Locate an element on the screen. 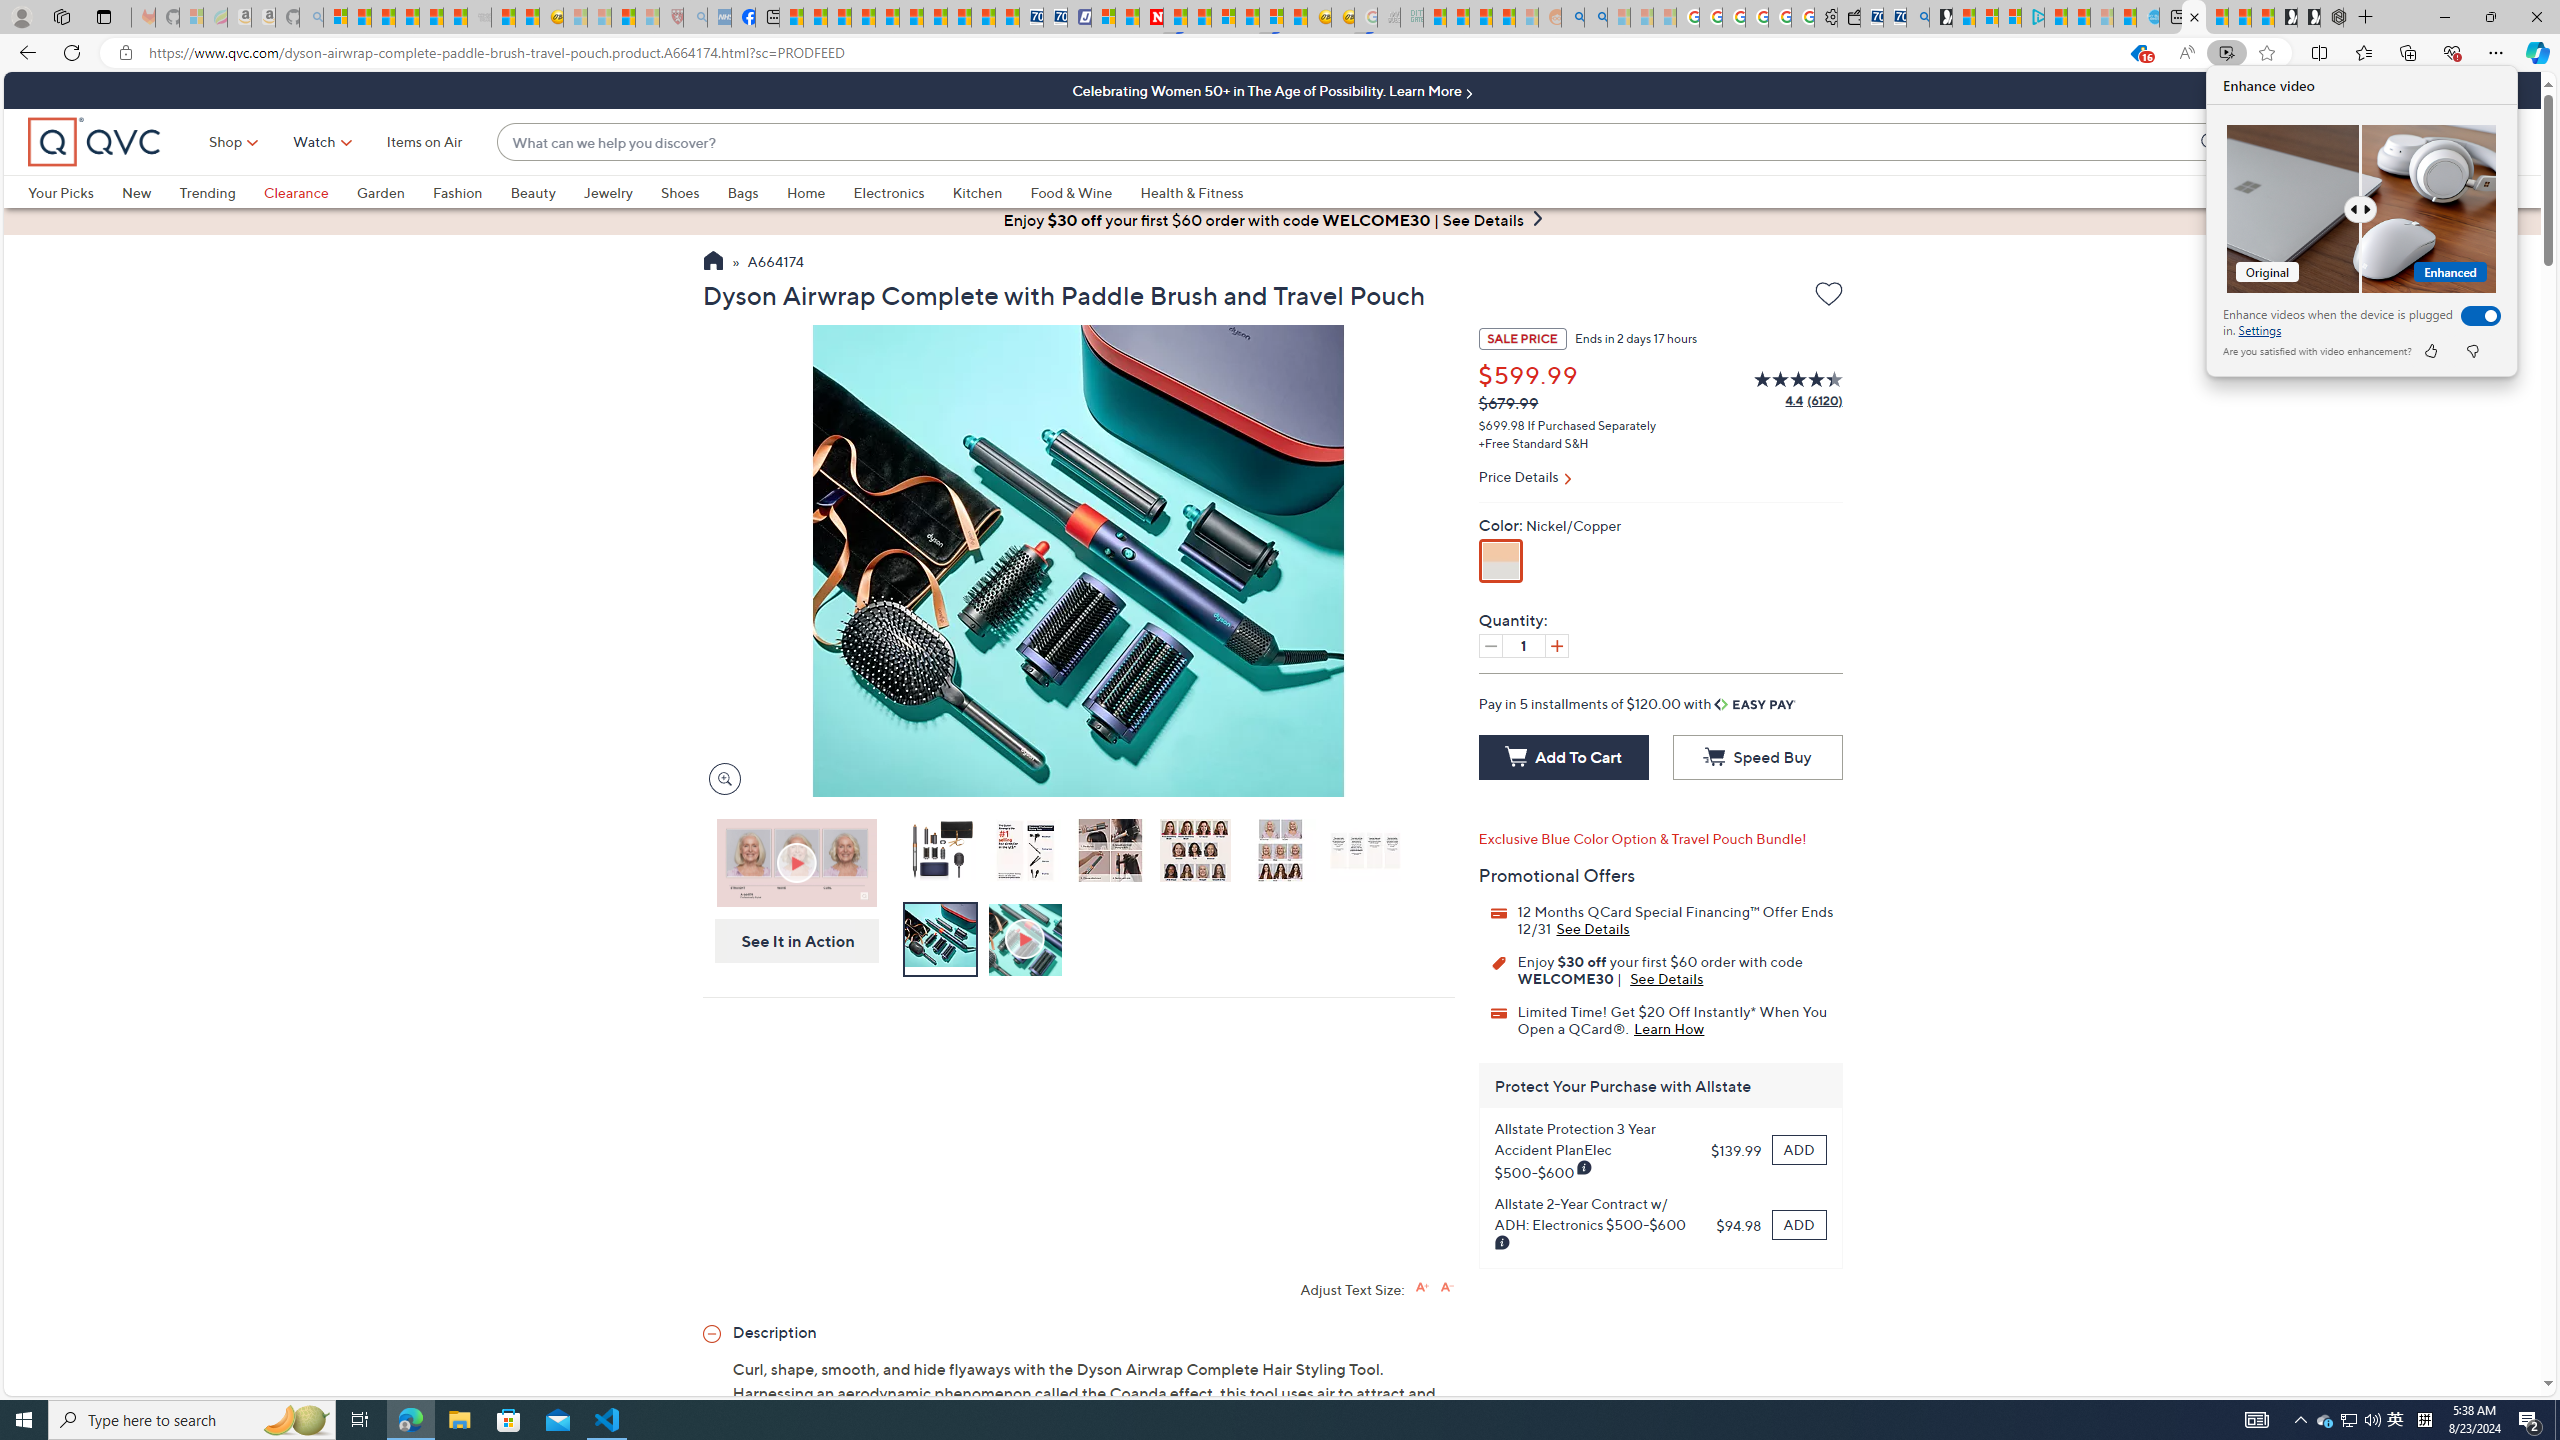  'Shoes' is located at coordinates (678, 191).